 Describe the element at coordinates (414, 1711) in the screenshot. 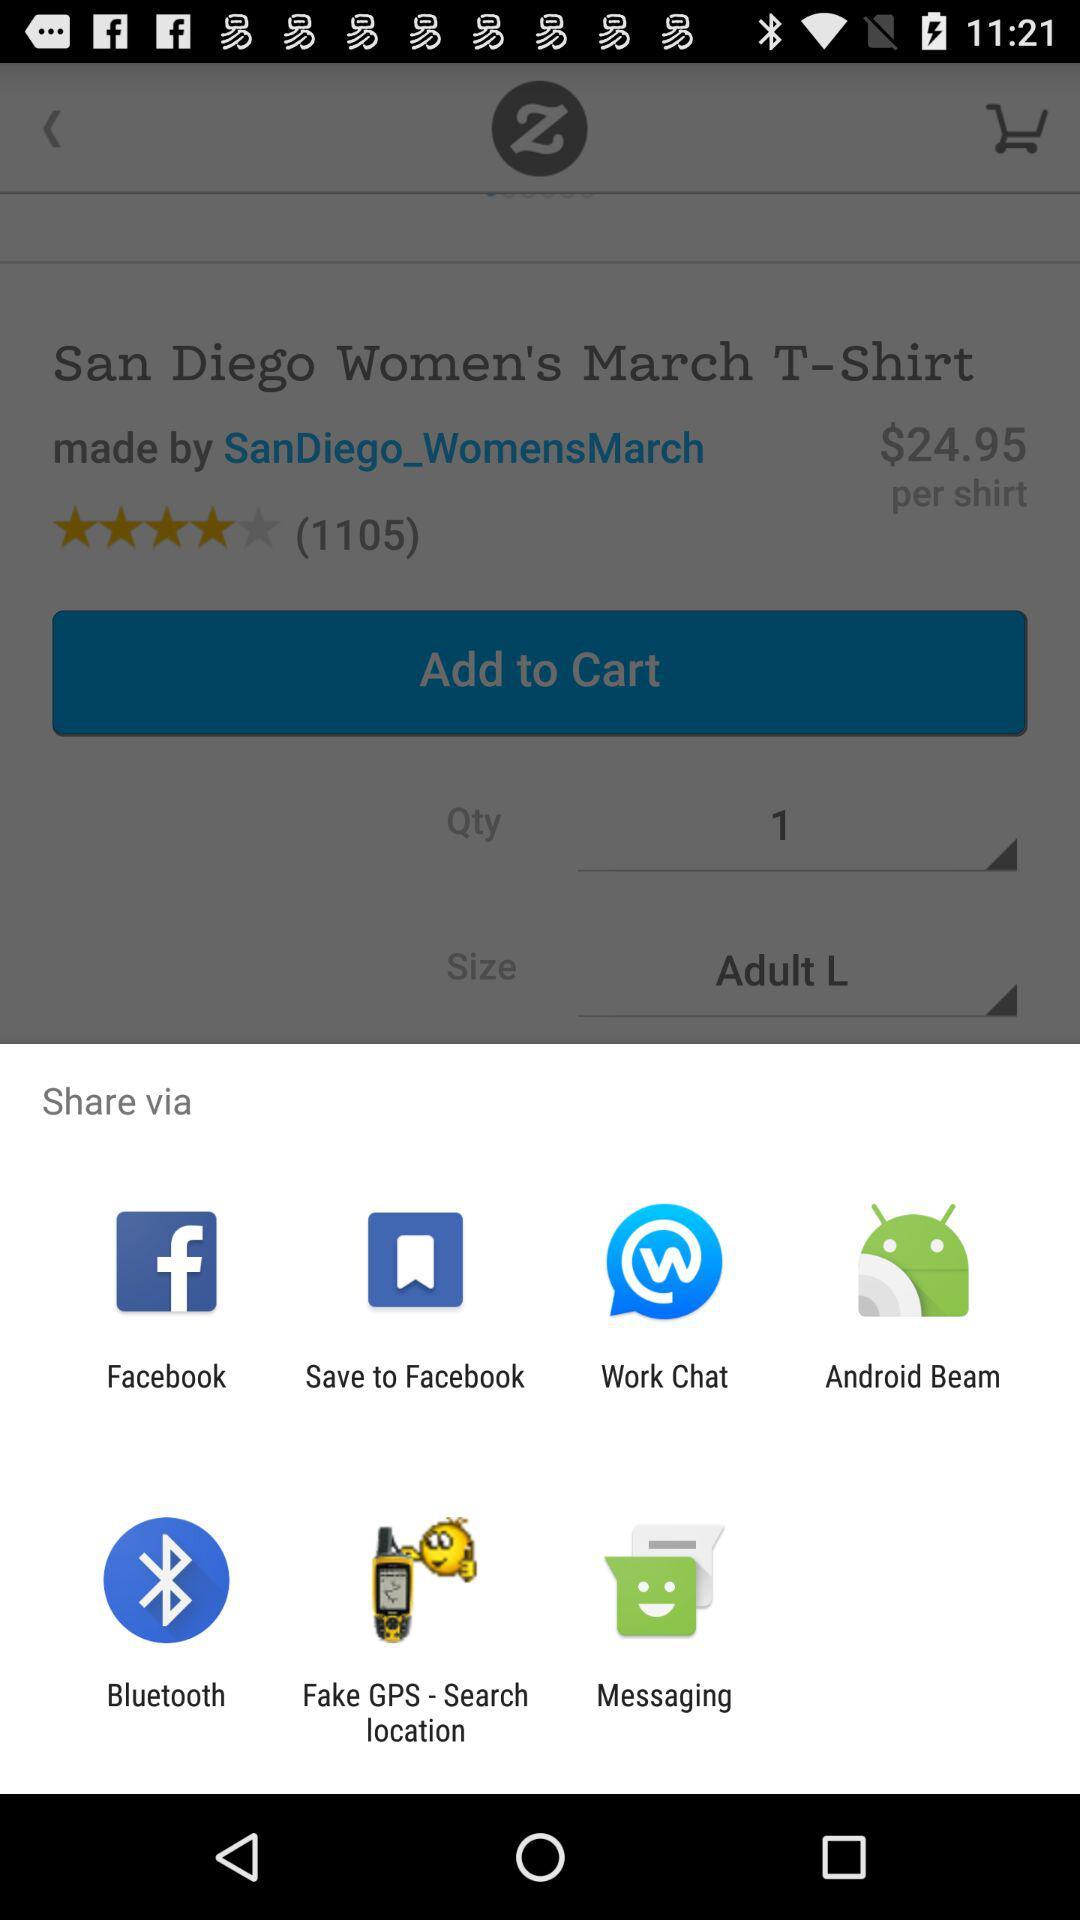

I see `fake gps search item` at that location.